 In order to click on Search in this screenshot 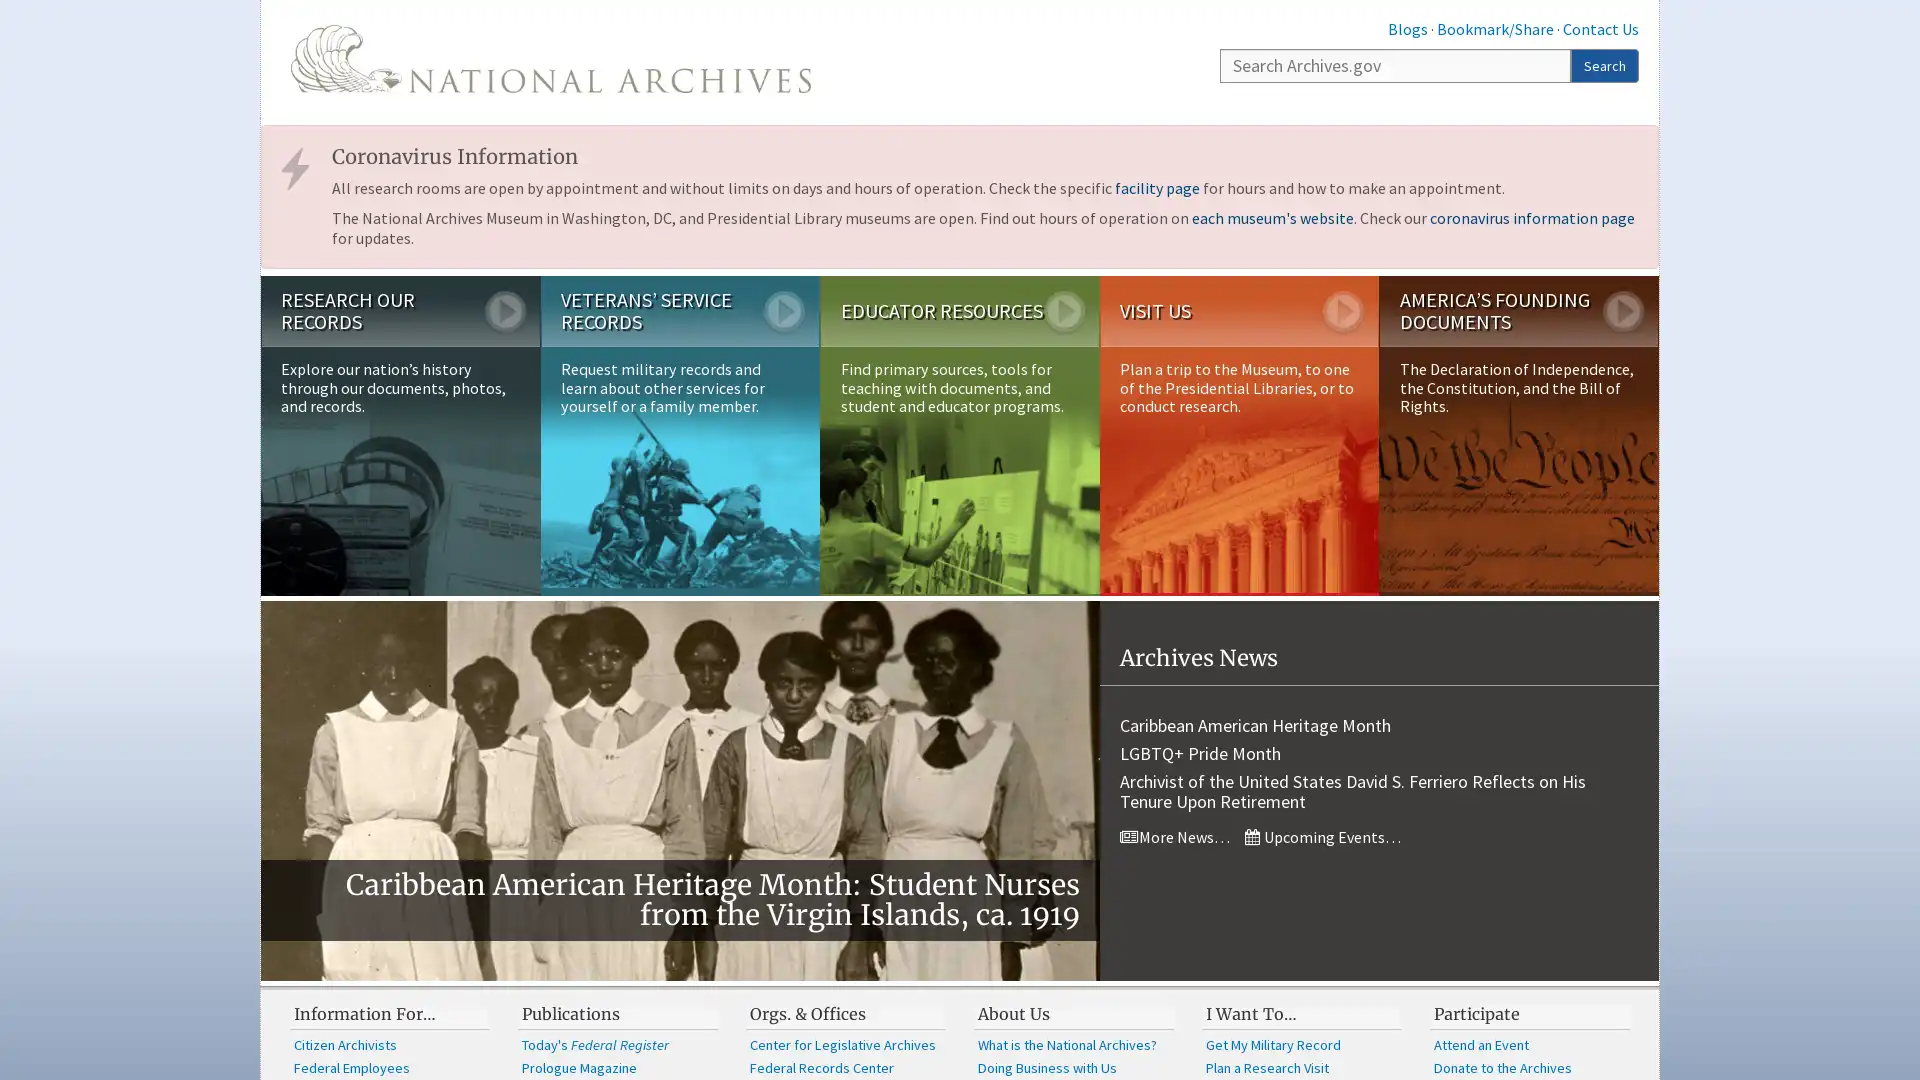, I will do `click(1604, 64)`.